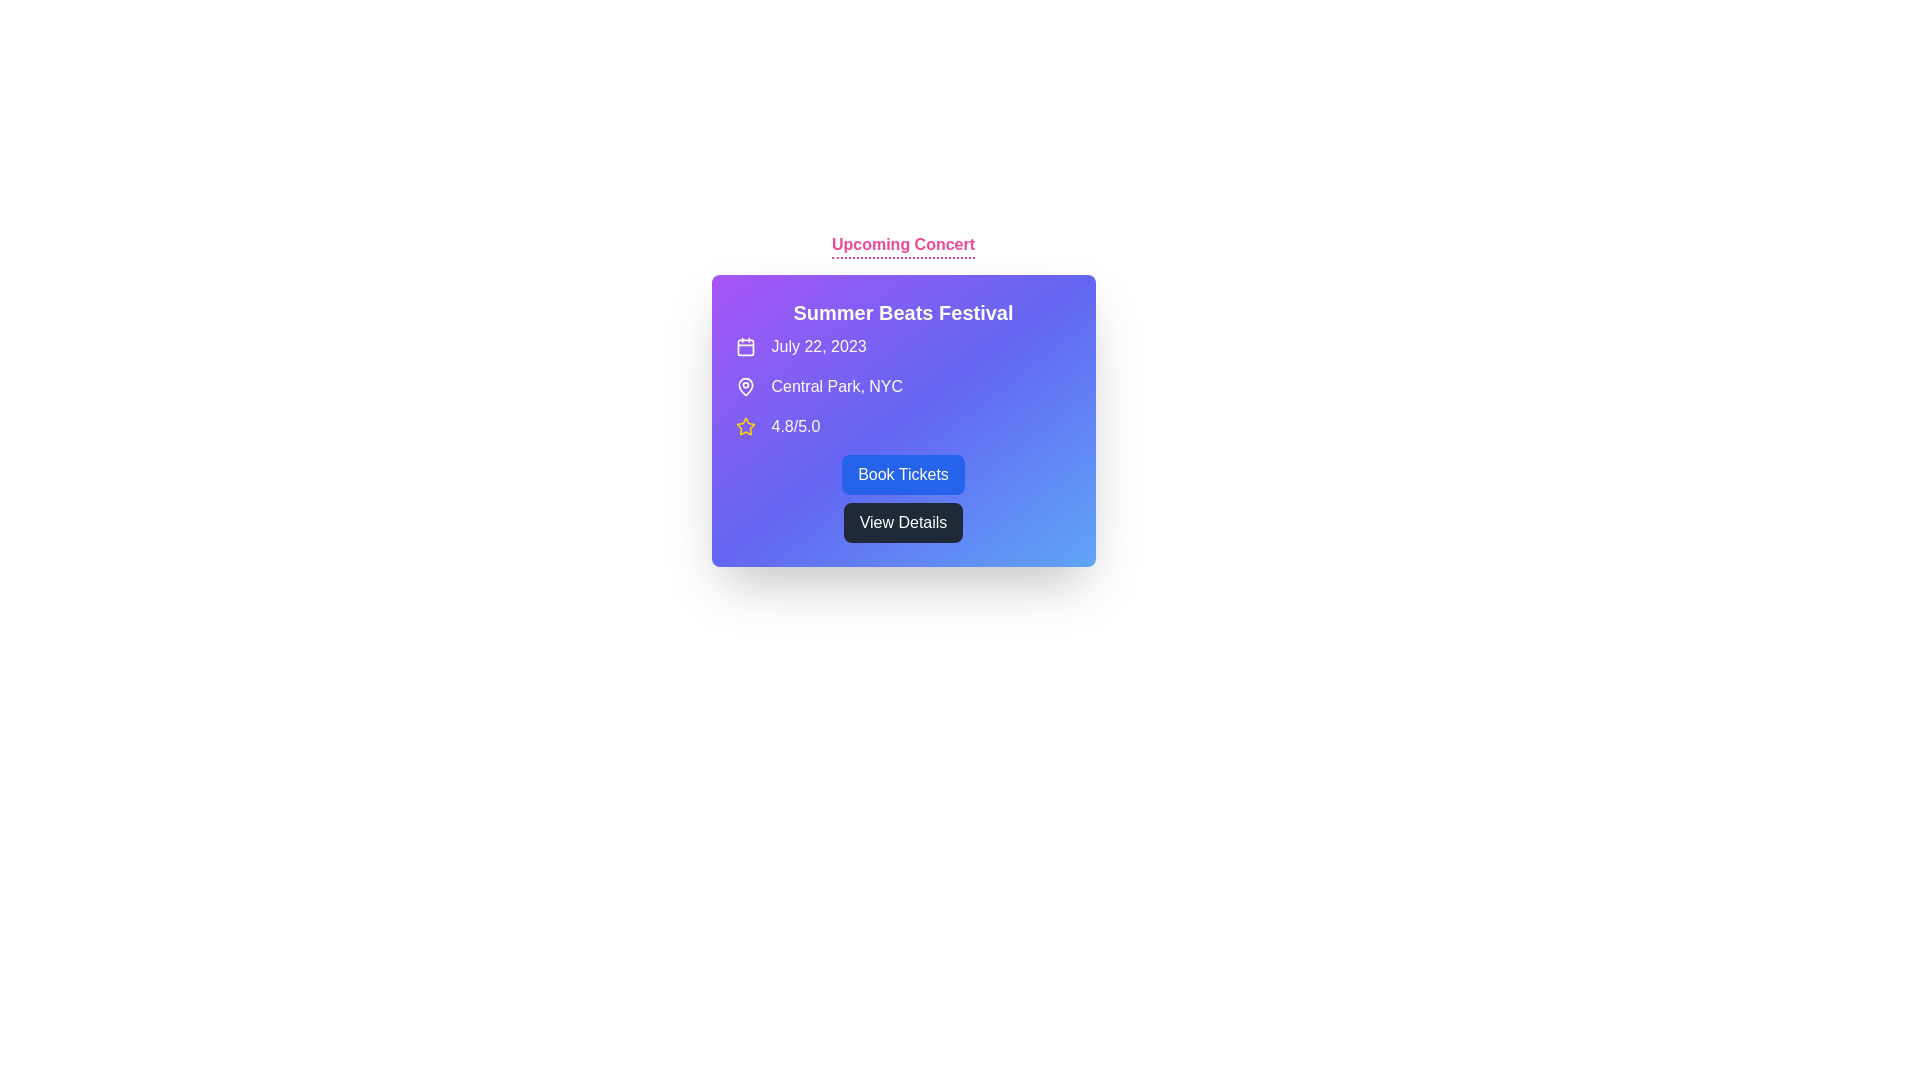 The height and width of the screenshot is (1080, 1920). Describe the element at coordinates (902, 522) in the screenshot. I see `the second button in the vertical stack located near the bottom center of the card` at that location.